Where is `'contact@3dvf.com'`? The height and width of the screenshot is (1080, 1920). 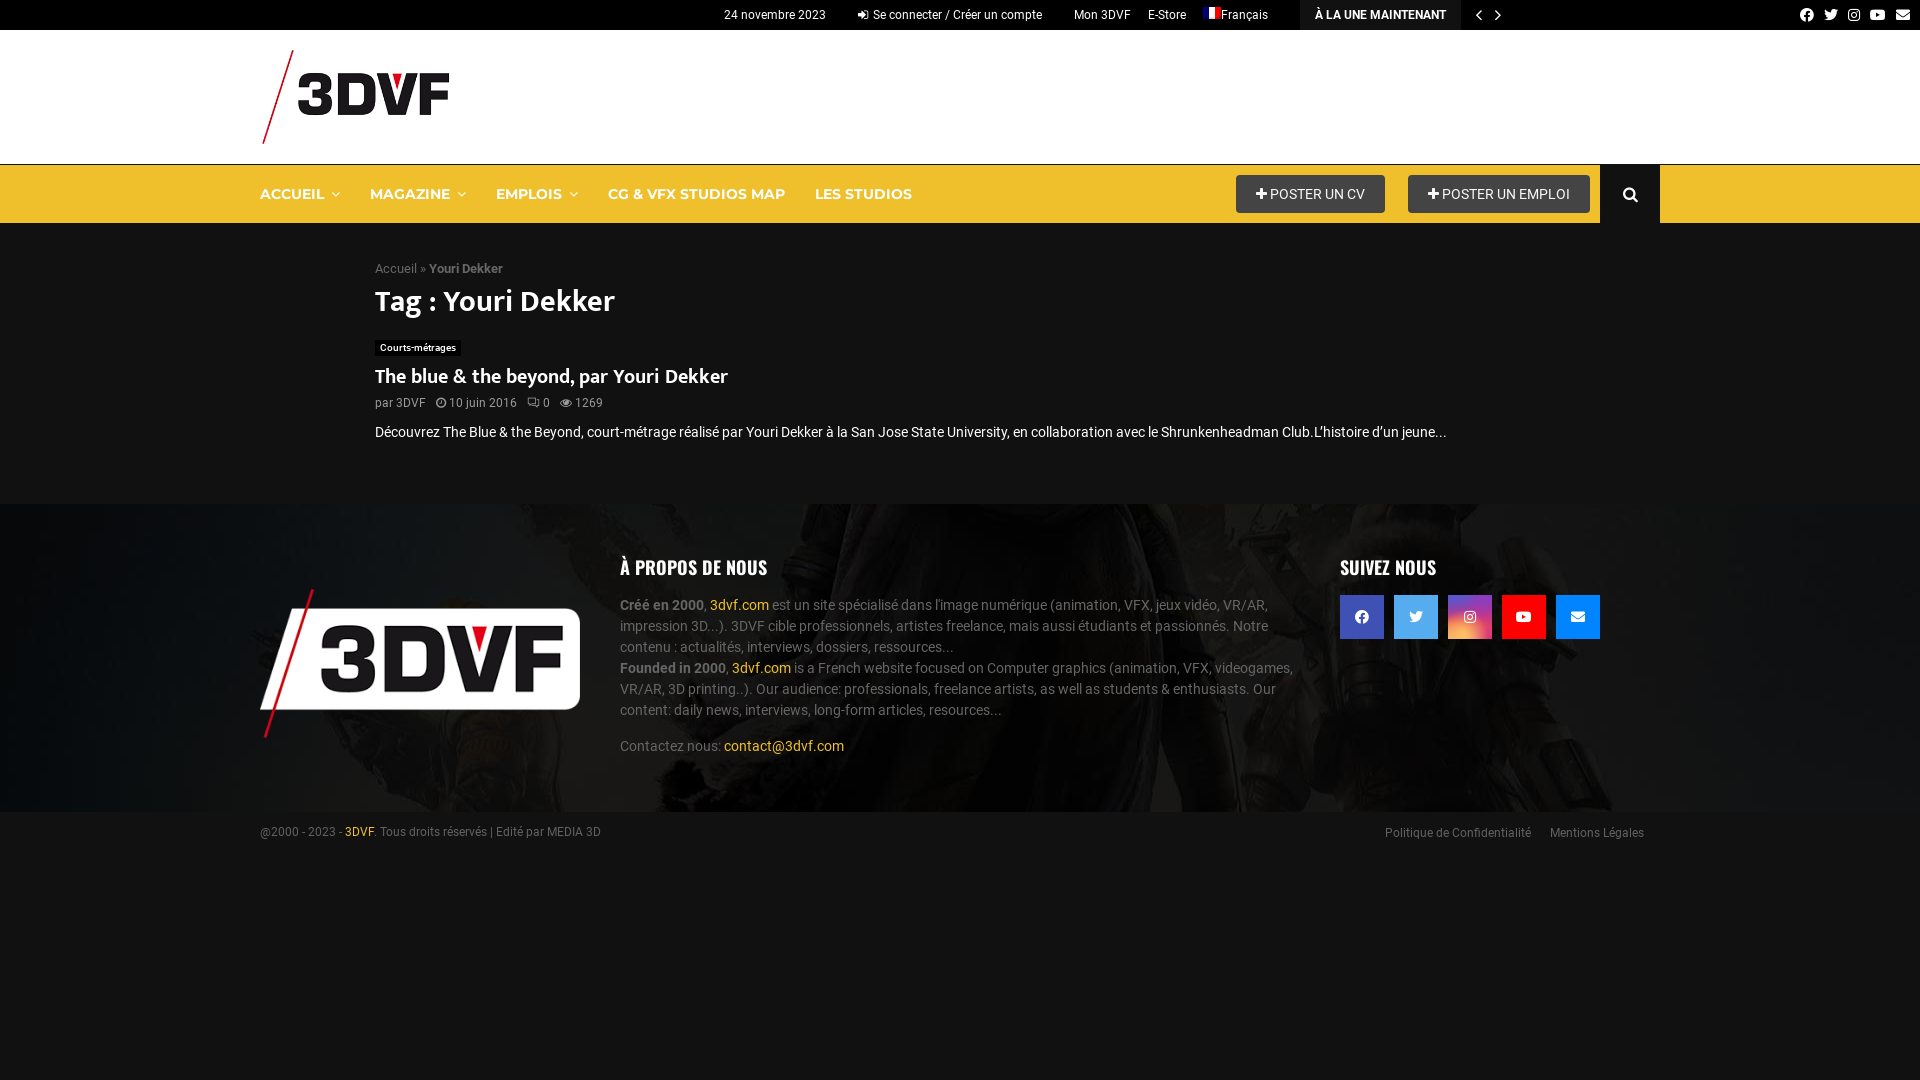 'contact@3dvf.com' is located at coordinates (782, 745).